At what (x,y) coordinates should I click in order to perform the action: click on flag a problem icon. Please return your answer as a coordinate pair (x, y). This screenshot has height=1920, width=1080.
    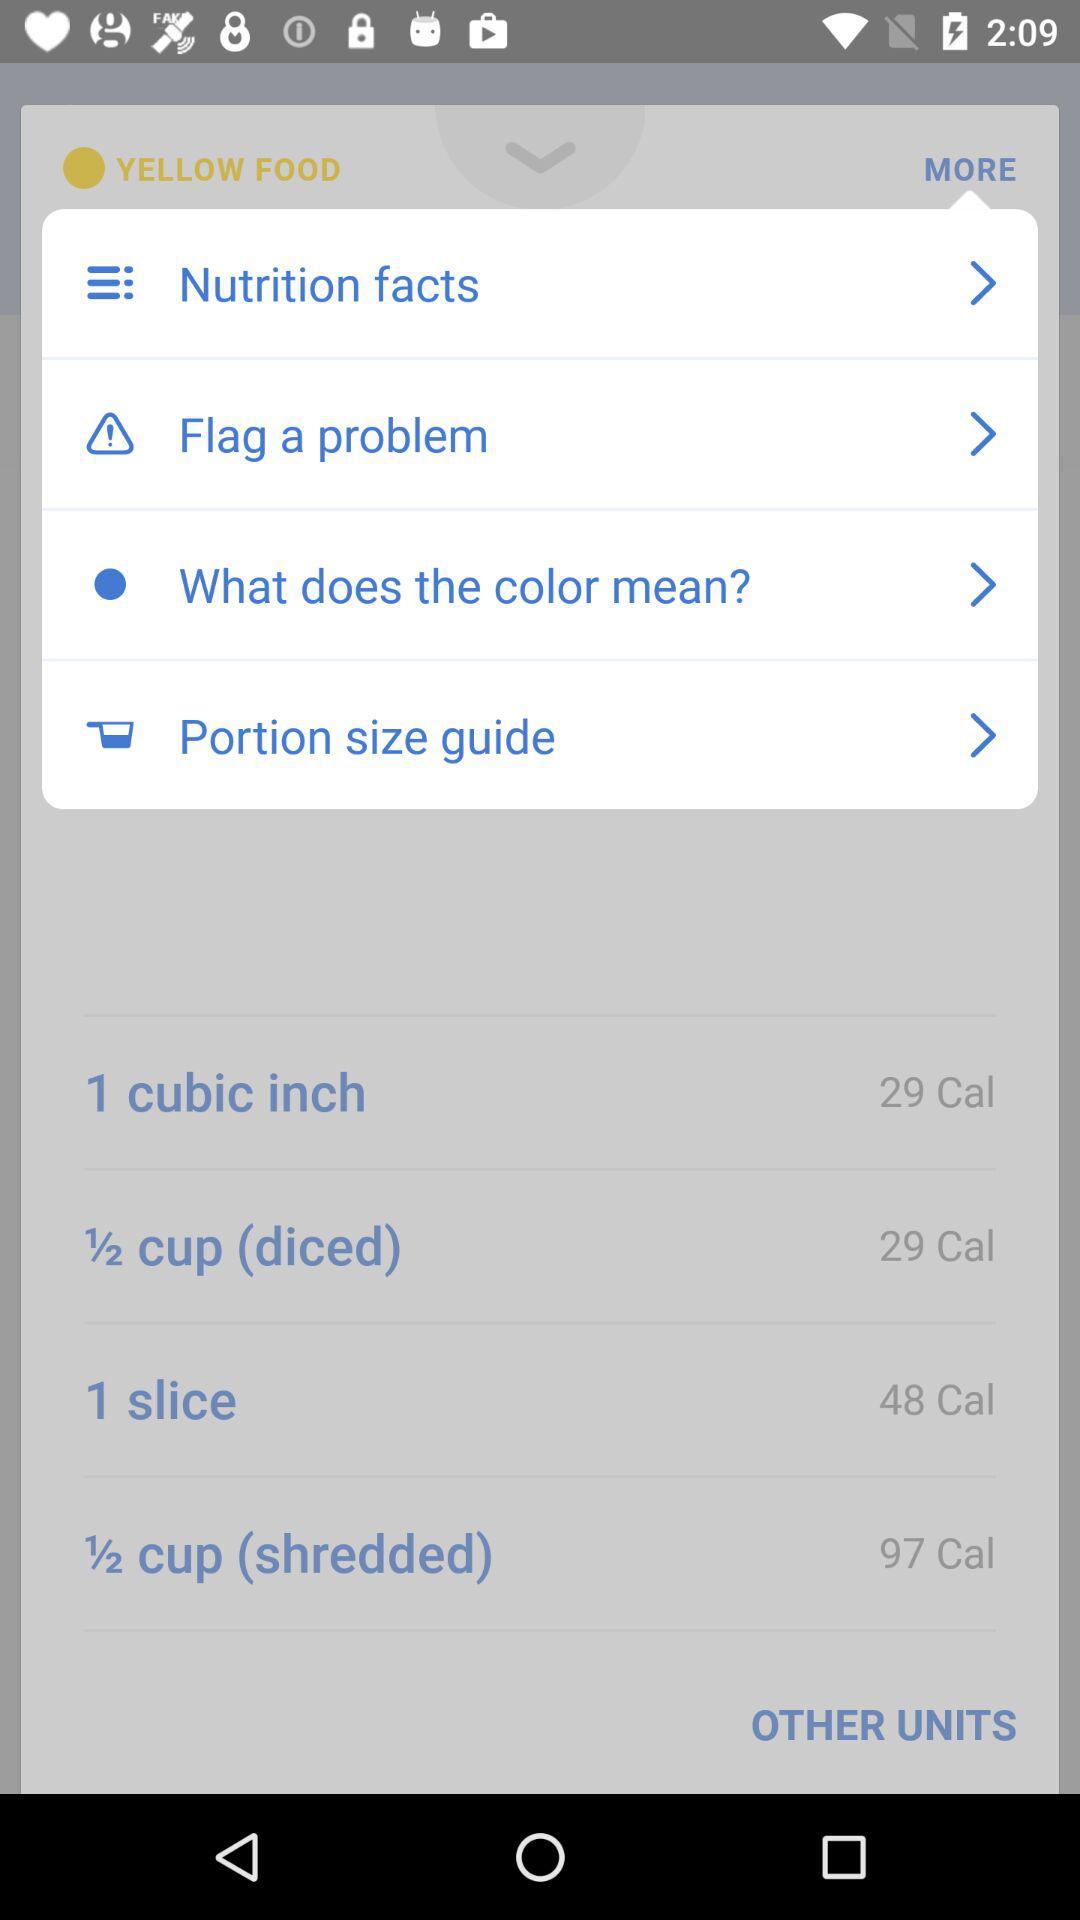
    Looking at the image, I should click on (553, 432).